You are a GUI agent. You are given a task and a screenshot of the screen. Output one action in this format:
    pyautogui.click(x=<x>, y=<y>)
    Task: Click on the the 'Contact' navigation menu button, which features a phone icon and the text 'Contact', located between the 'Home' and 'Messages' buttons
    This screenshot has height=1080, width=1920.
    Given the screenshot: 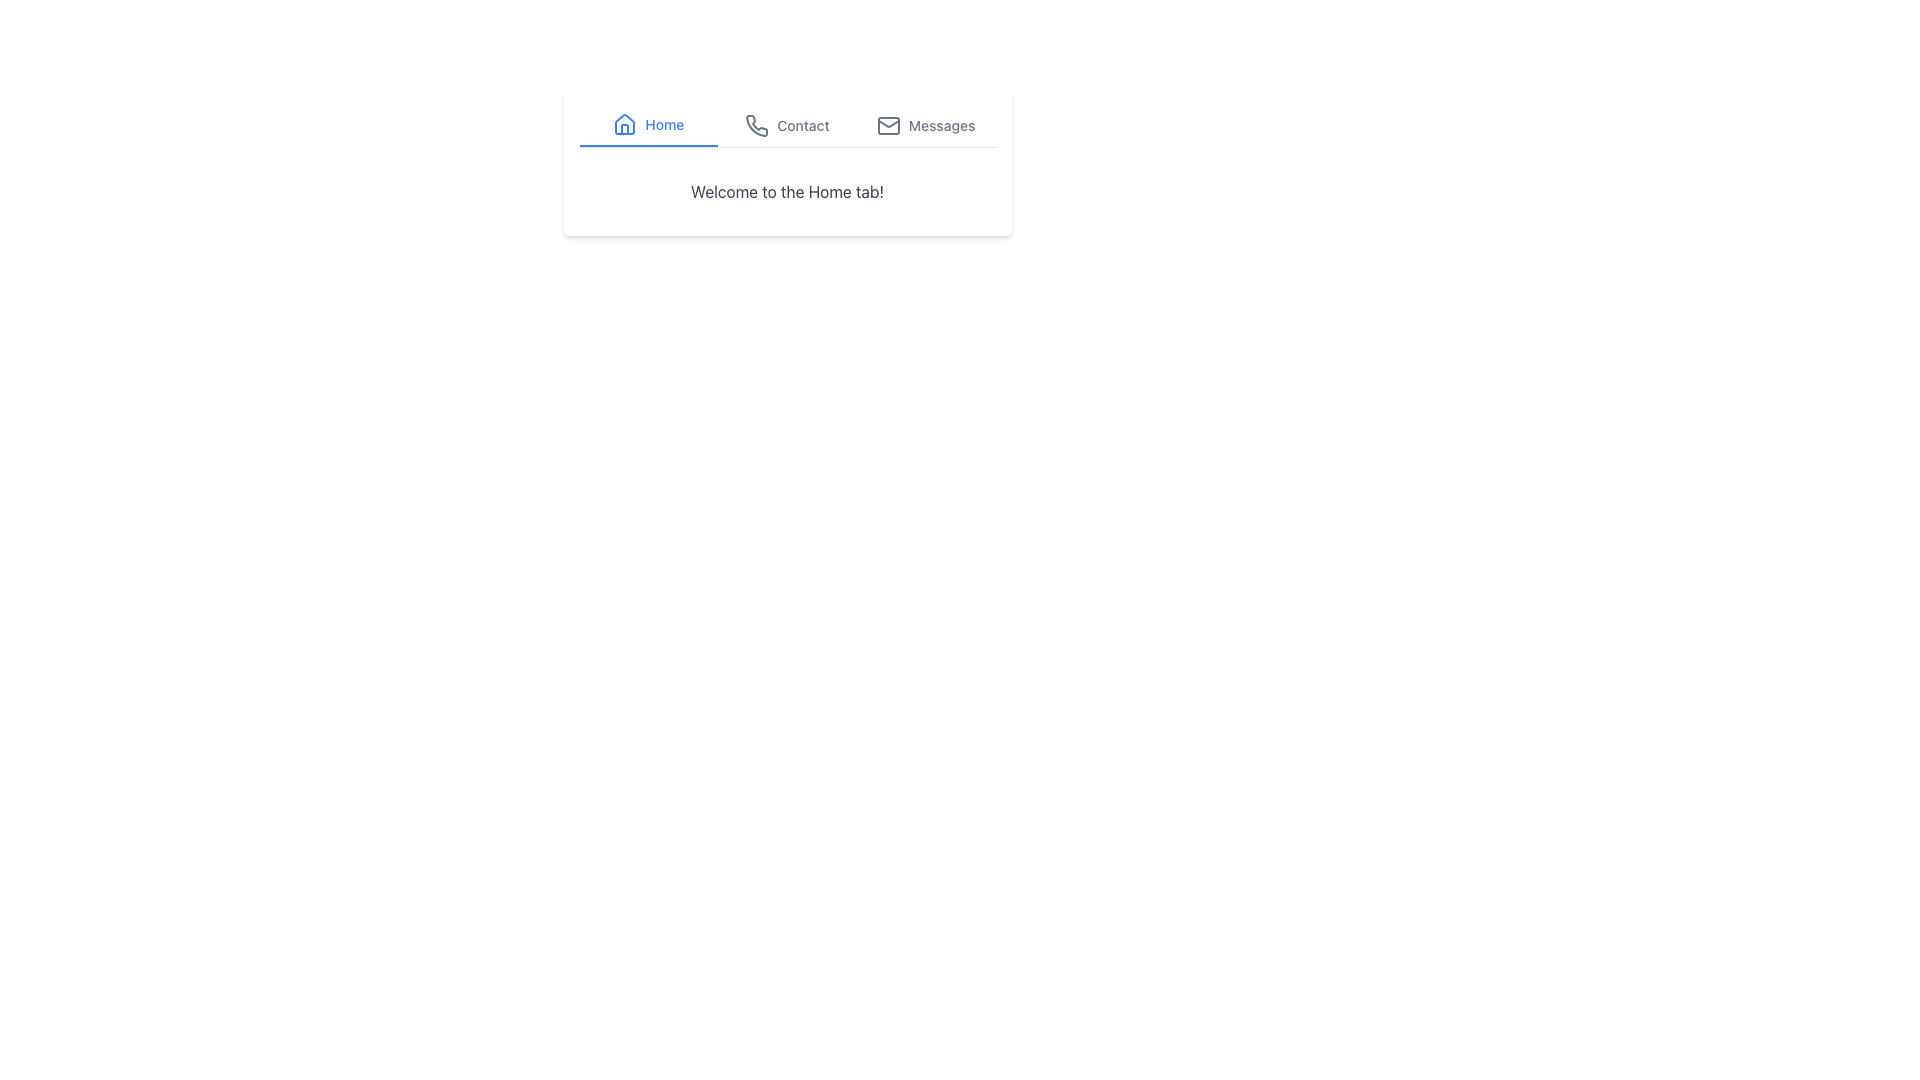 What is the action you would take?
    pyautogui.click(x=786, y=126)
    